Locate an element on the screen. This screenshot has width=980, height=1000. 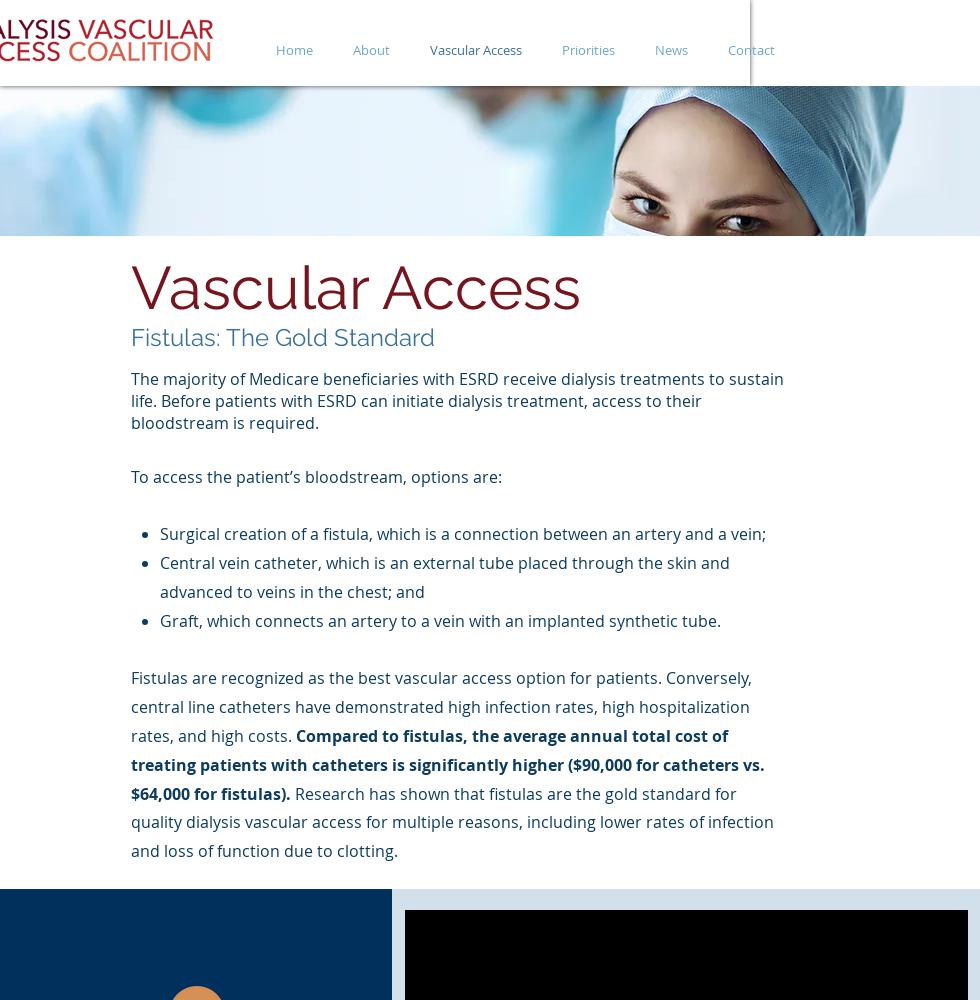
'Graft, which connects an artery to a vein with an implanted synthetic tube.' is located at coordinates (158, 619).